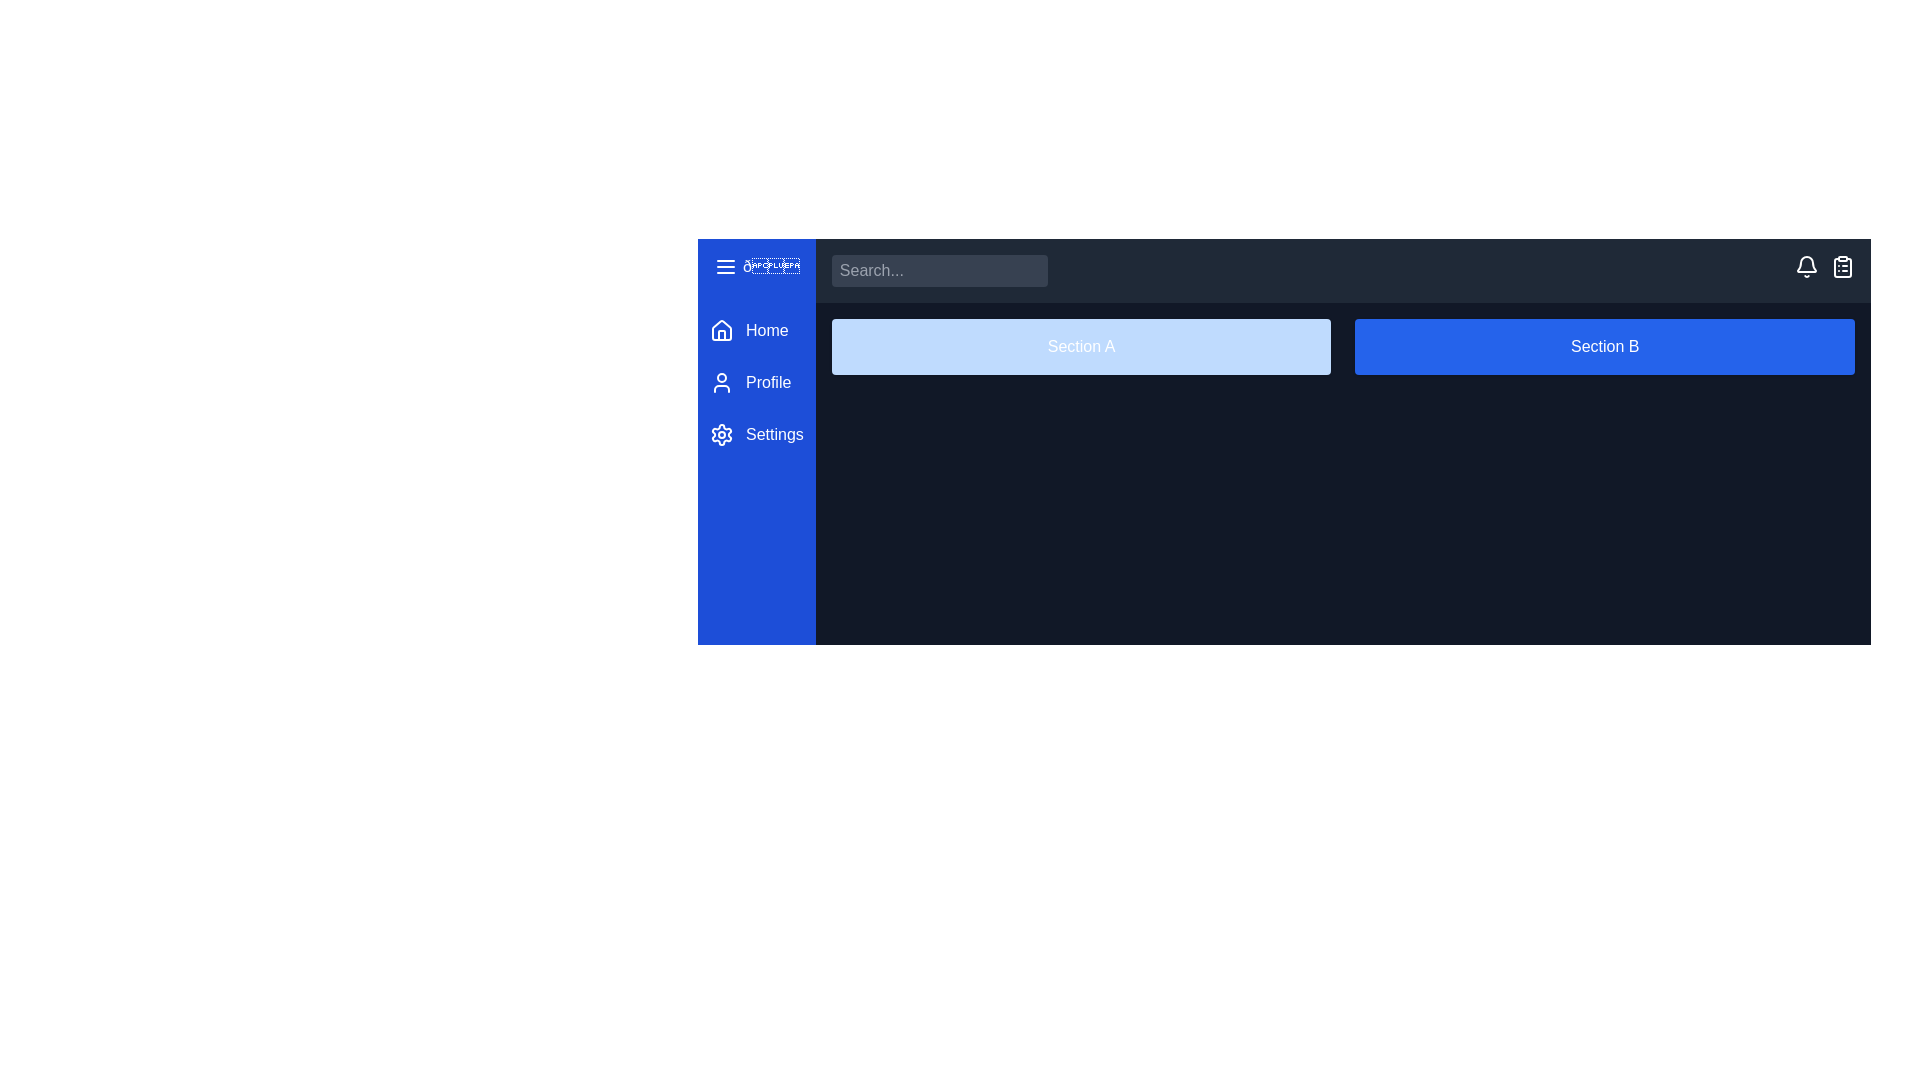  Describe the element at coordinates (1842, 265) in the screenshot. I see `the clipboard icon located at the top-right corner of the interface, next to the bell icon, and above the content section labeled 'Section B'` at that location.